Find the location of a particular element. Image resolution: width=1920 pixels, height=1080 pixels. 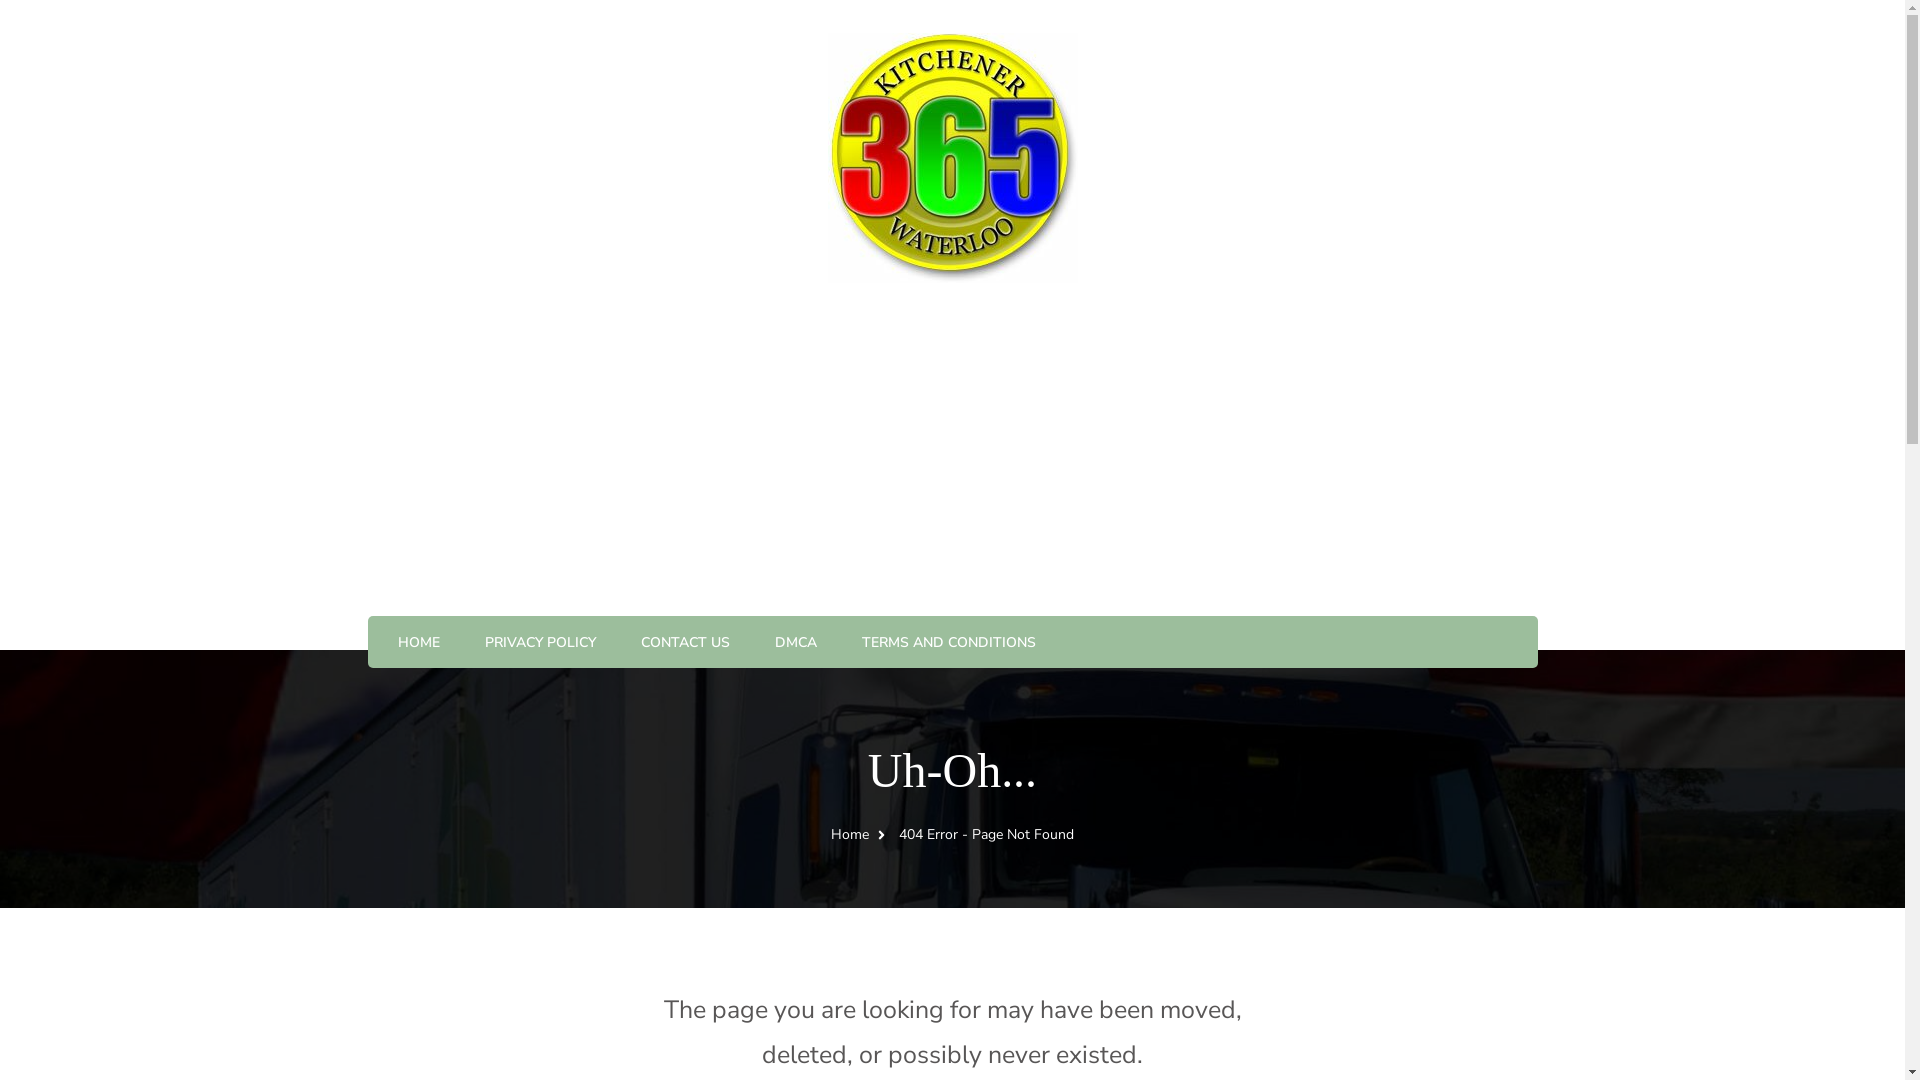

'TERMS AND CONDITIONS' is located at coordinates (948, 644).